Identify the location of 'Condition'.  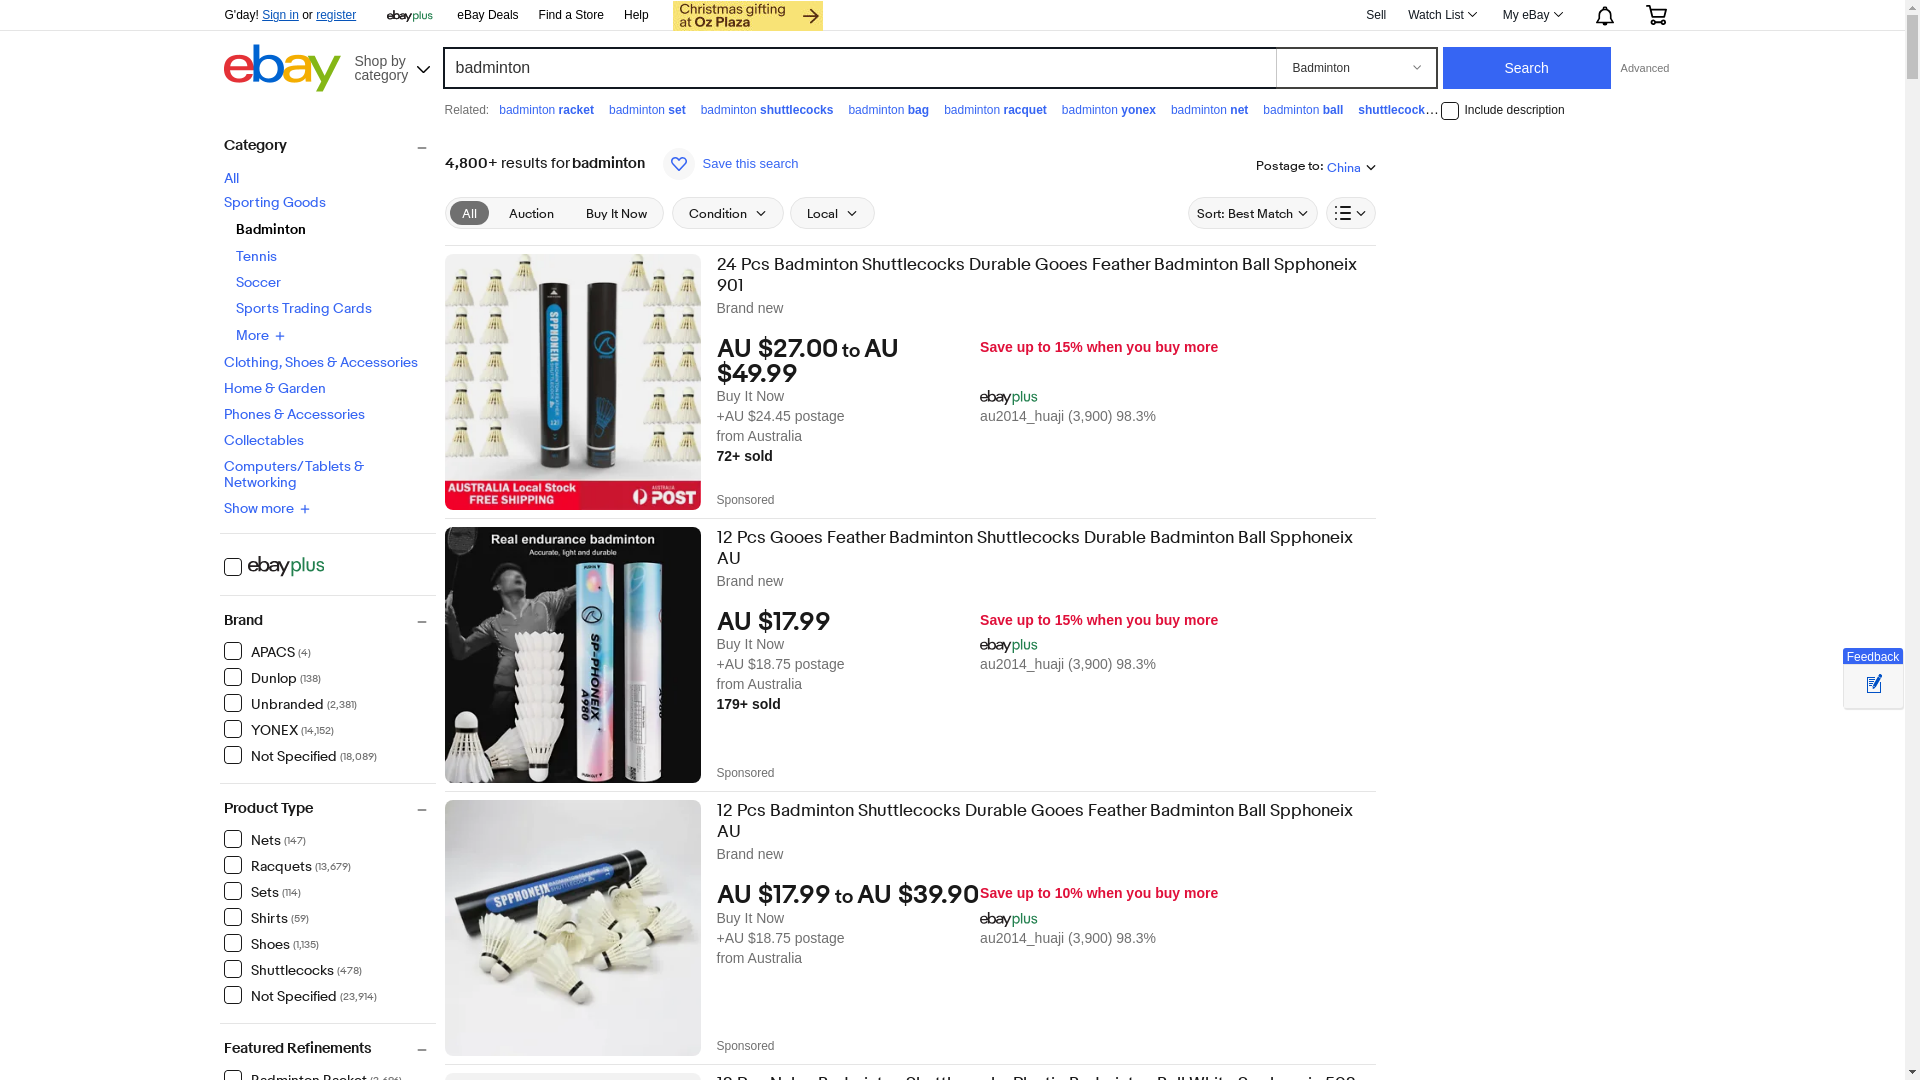
(727, 212).